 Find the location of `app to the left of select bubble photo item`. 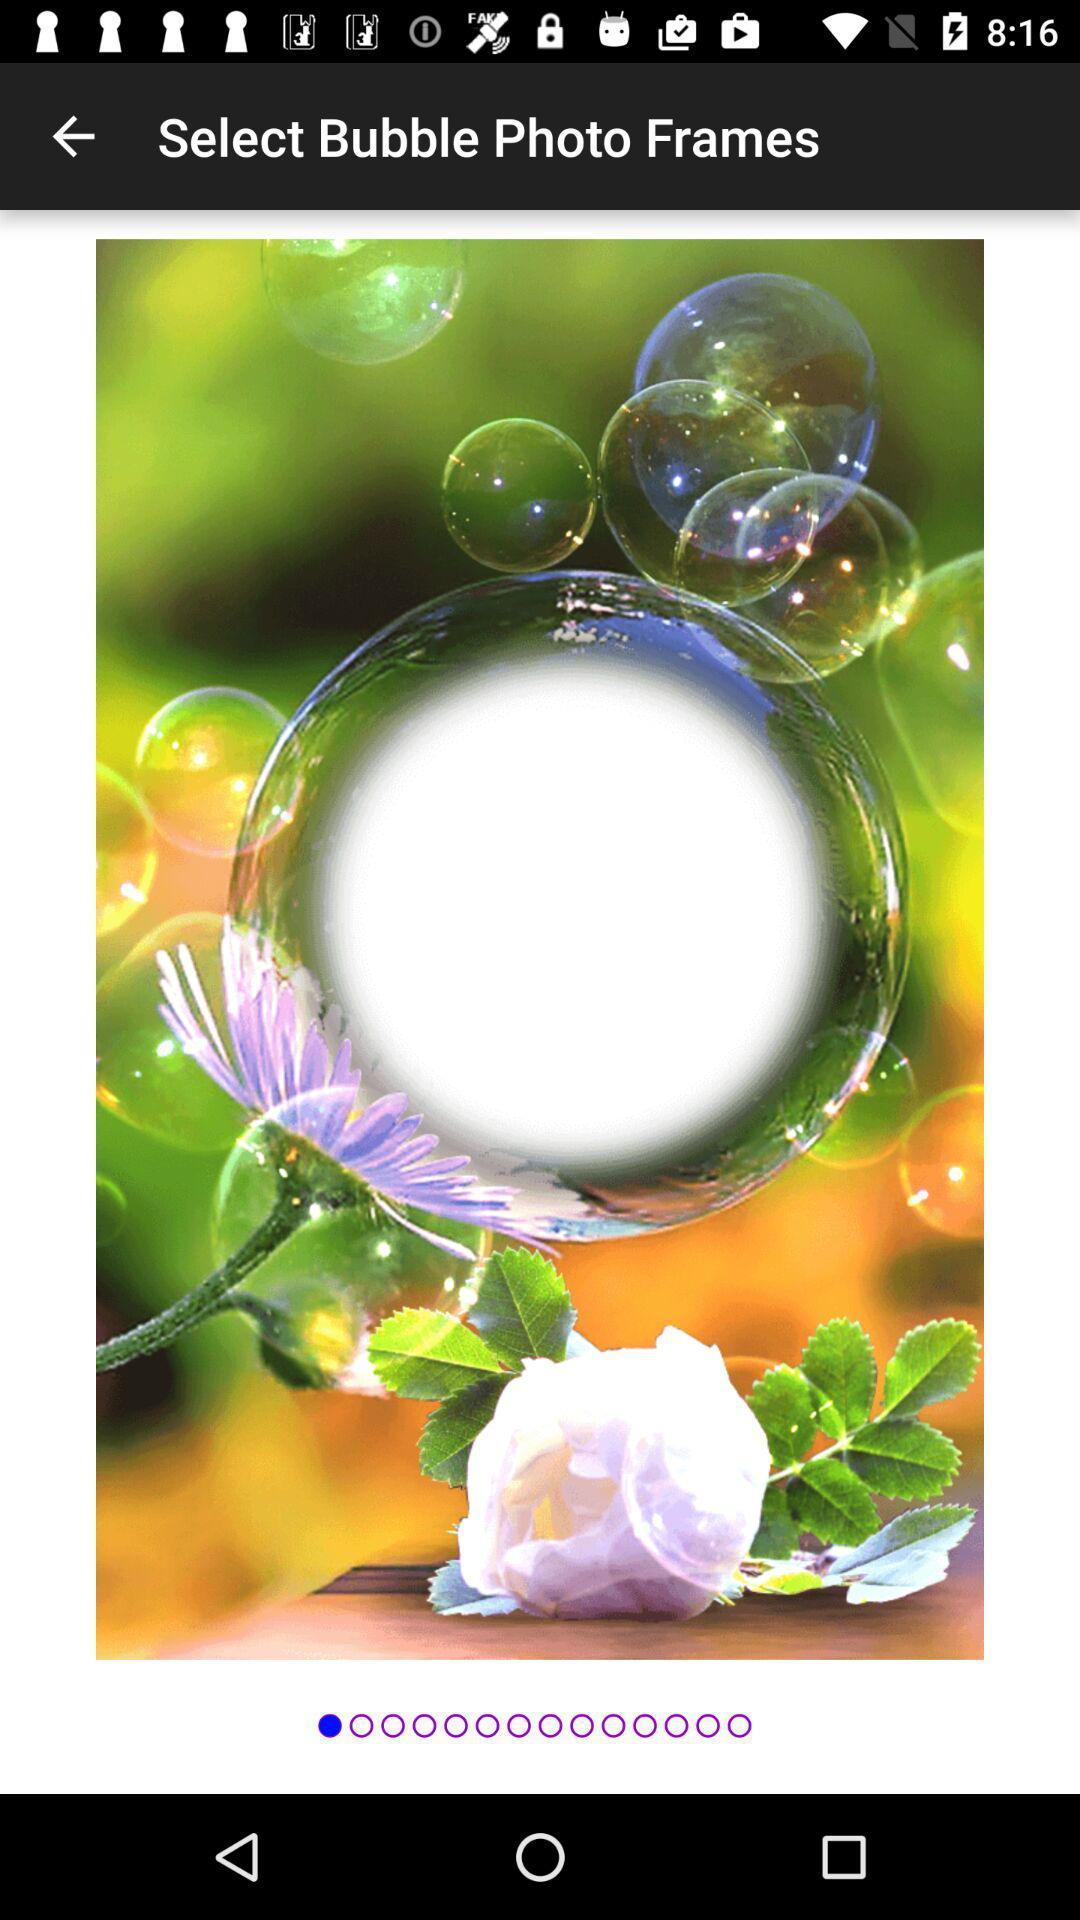

app to the left of select bubble photo item is located at coordinates (72, 135).